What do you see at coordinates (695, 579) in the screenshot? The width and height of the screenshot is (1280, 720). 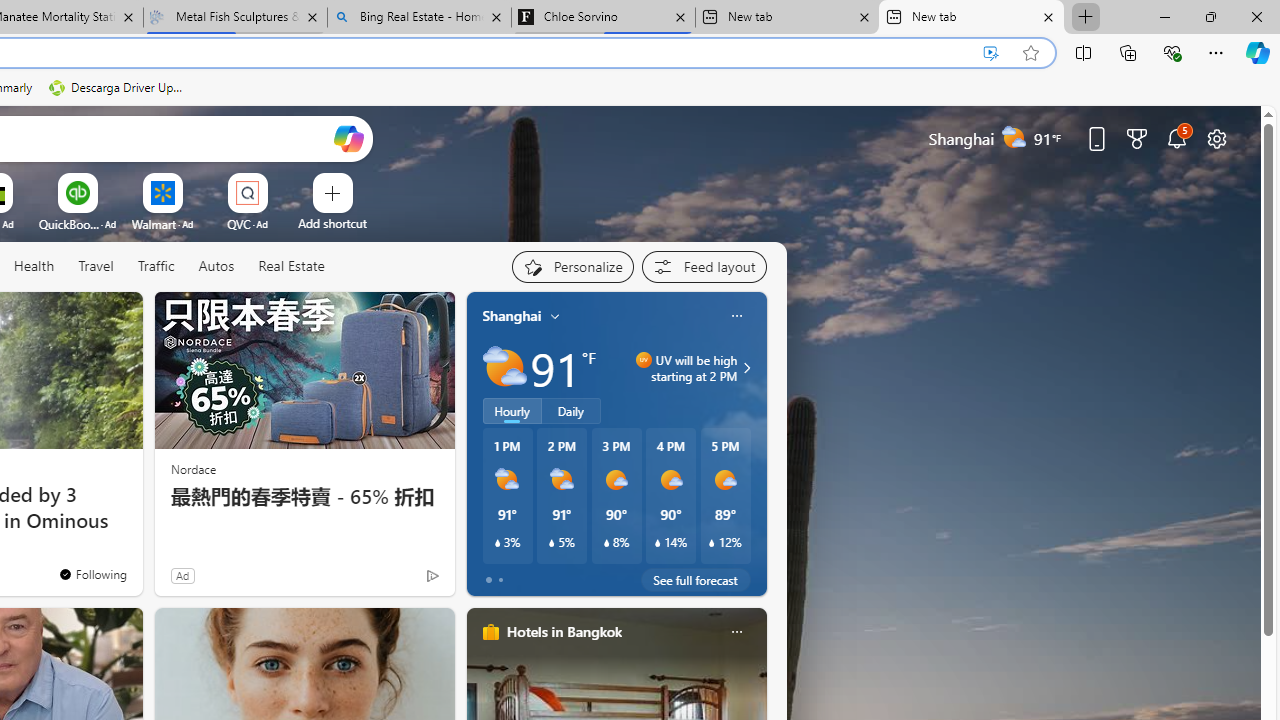 I see `'See full forecast'` at bounding box center [695, 579].